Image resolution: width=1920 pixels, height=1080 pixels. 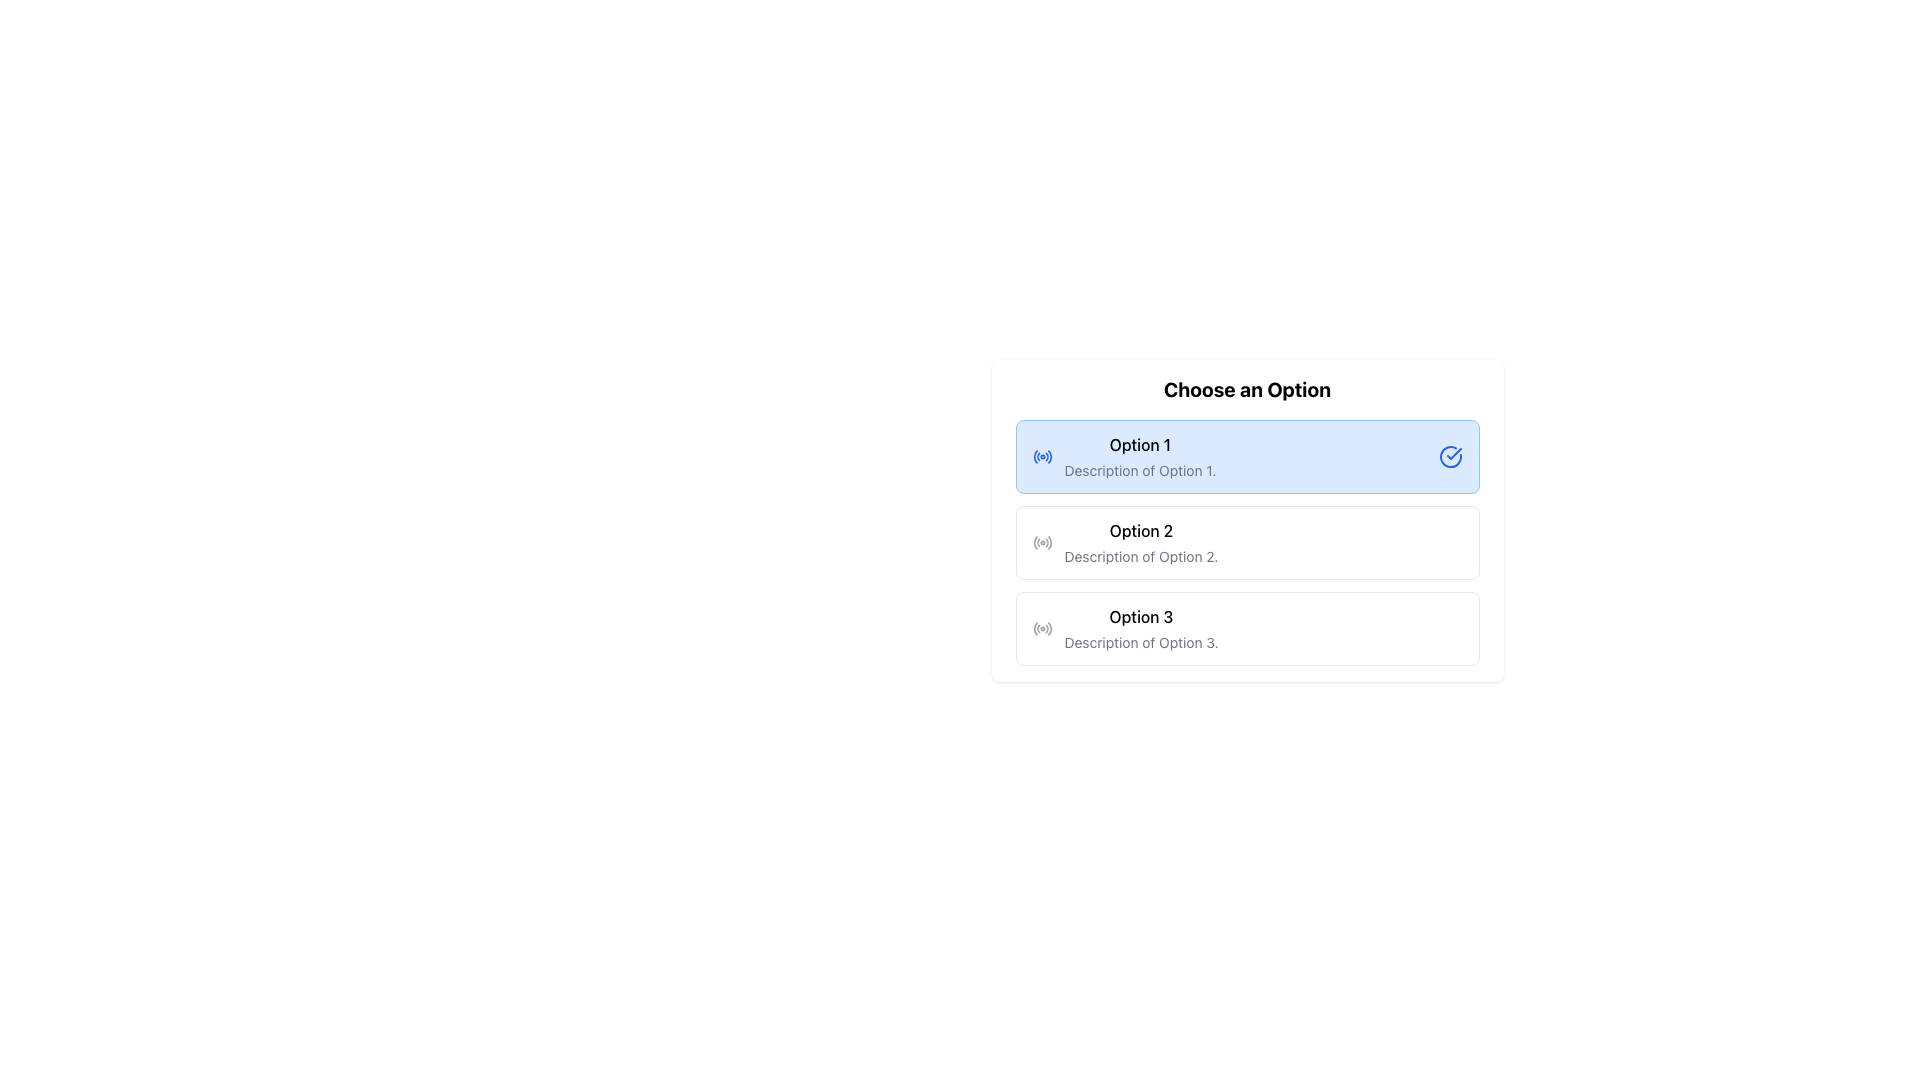 What do you see at coordinates (1246, 519) in the screenshot?
I see `the selection group containing radio button elements, which has a white background and rounded corners` at bounding box center [1246, 519].